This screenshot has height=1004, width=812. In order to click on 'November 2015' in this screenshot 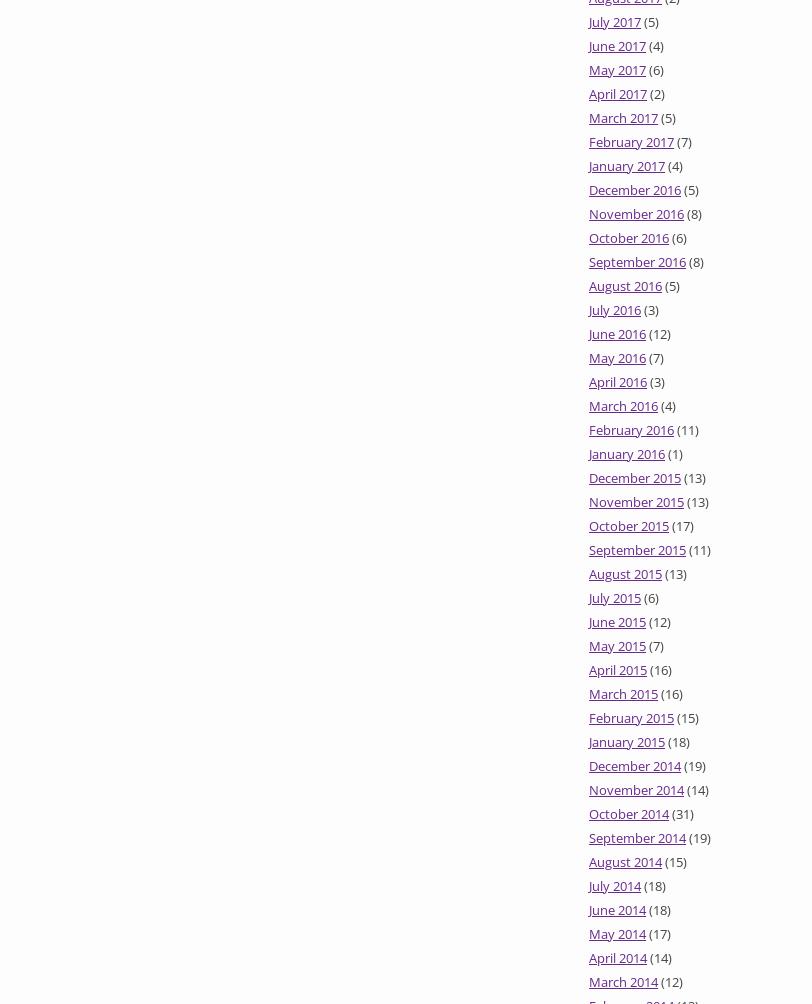, I will do `click(636, 502)`.